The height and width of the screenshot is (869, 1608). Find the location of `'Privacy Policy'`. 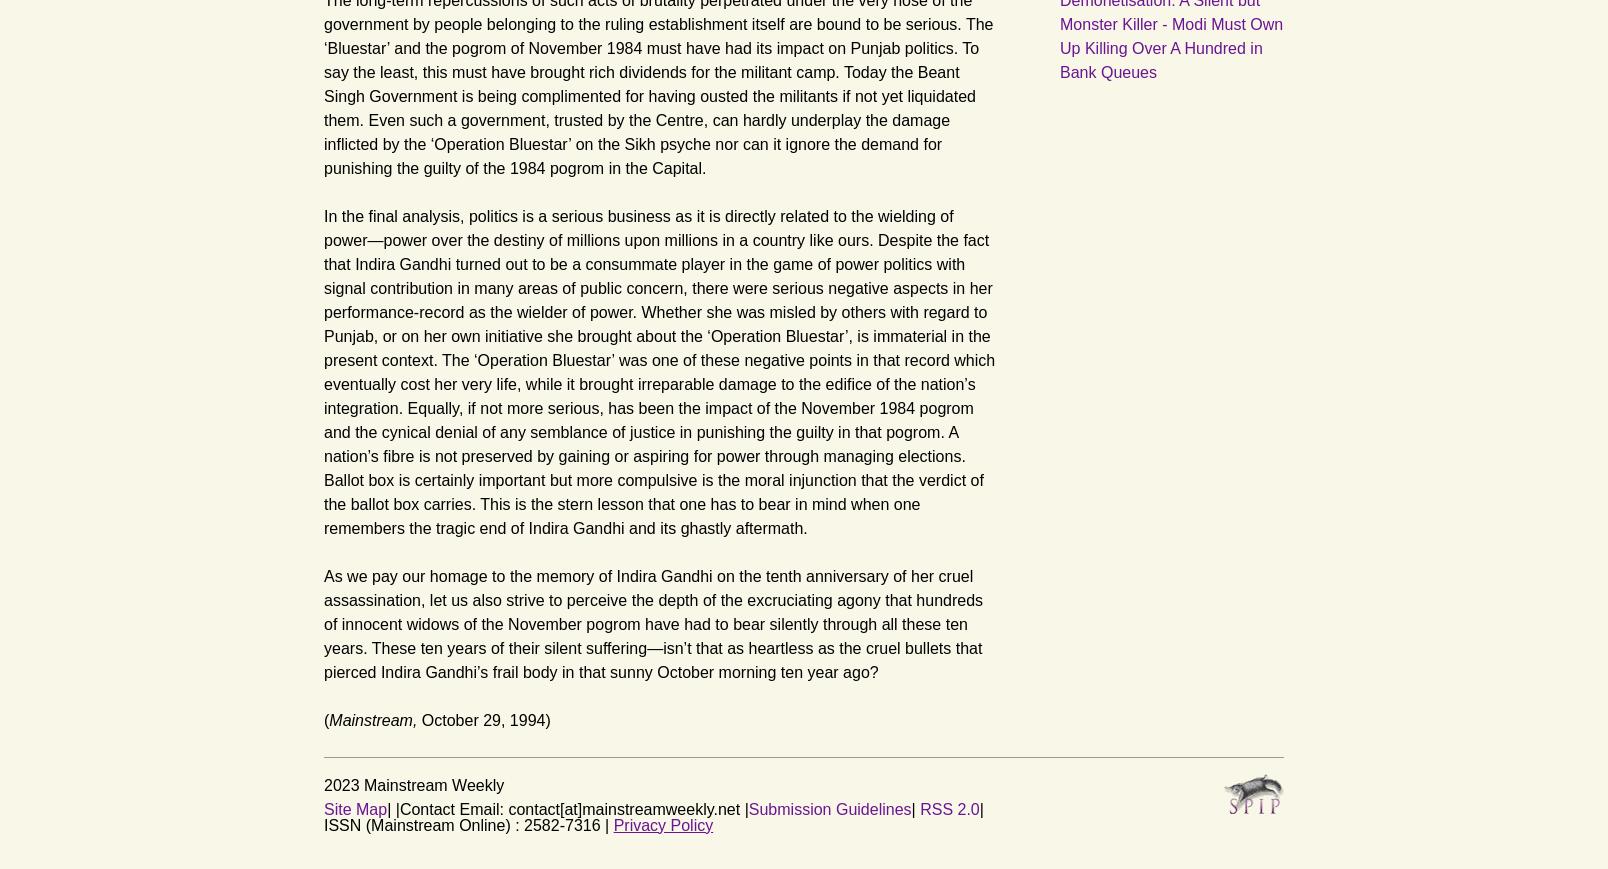

'Privacy Policy' is located at coordinates (662, 824).